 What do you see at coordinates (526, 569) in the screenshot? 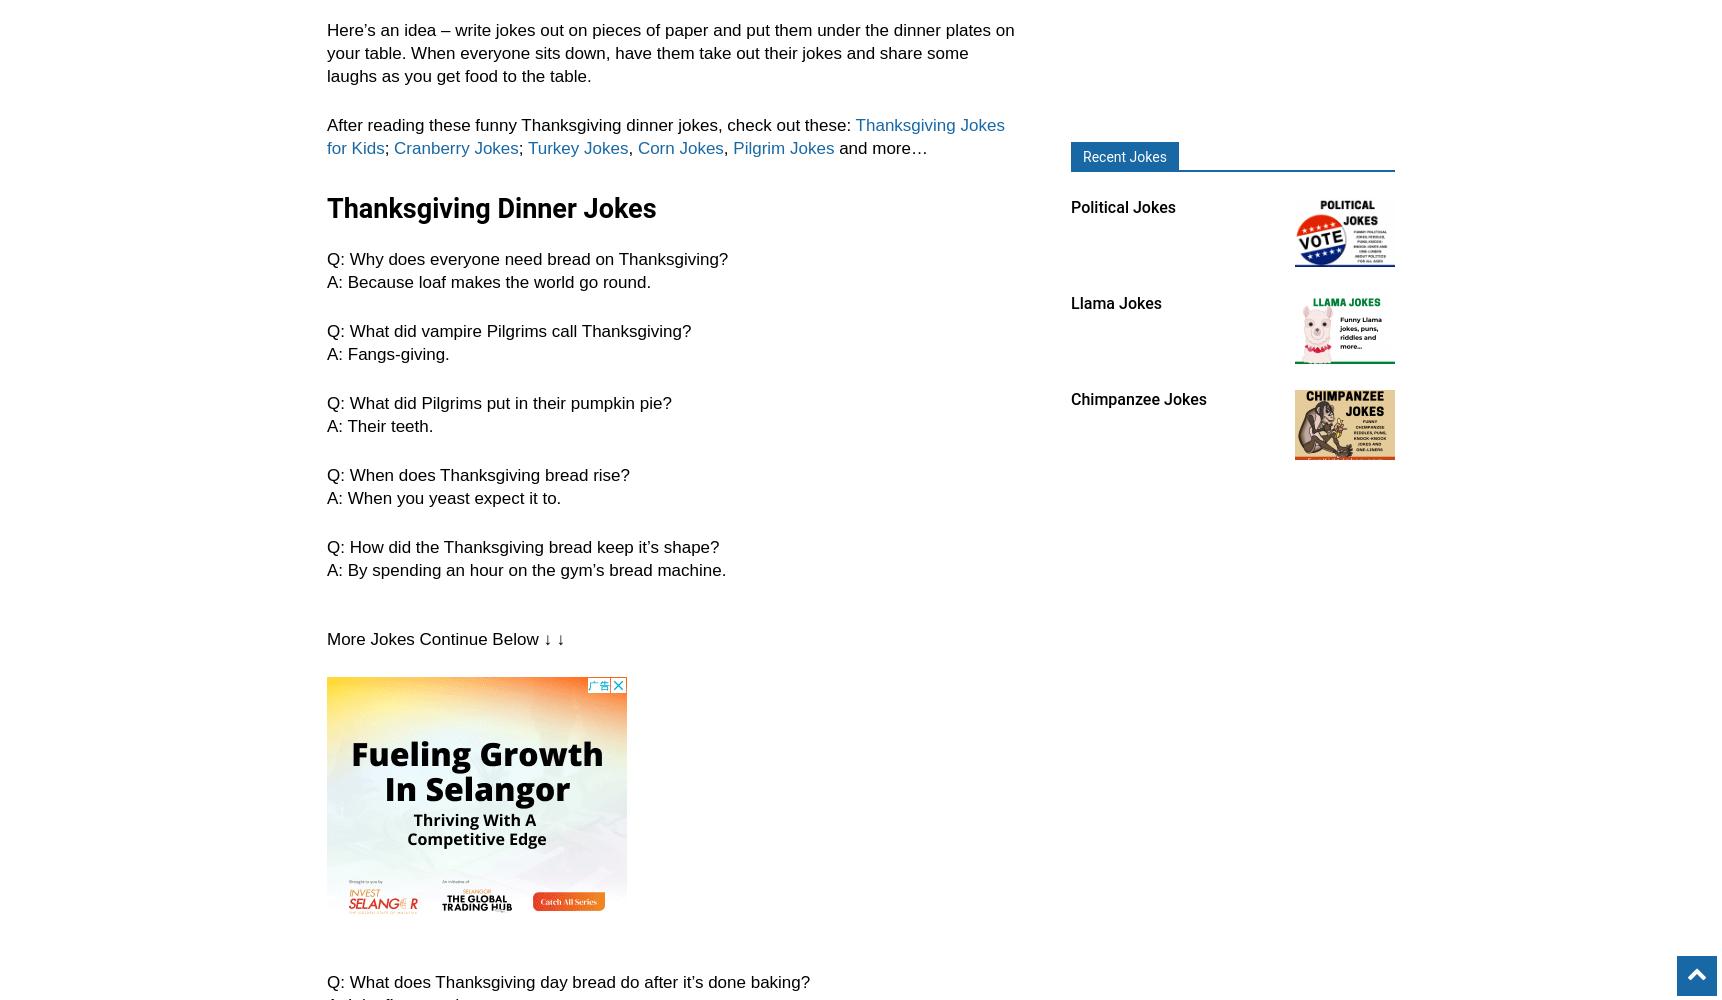
I see `'A: By spending an hour on the gym’s bread machine.'` at bounding box center [526, 569].